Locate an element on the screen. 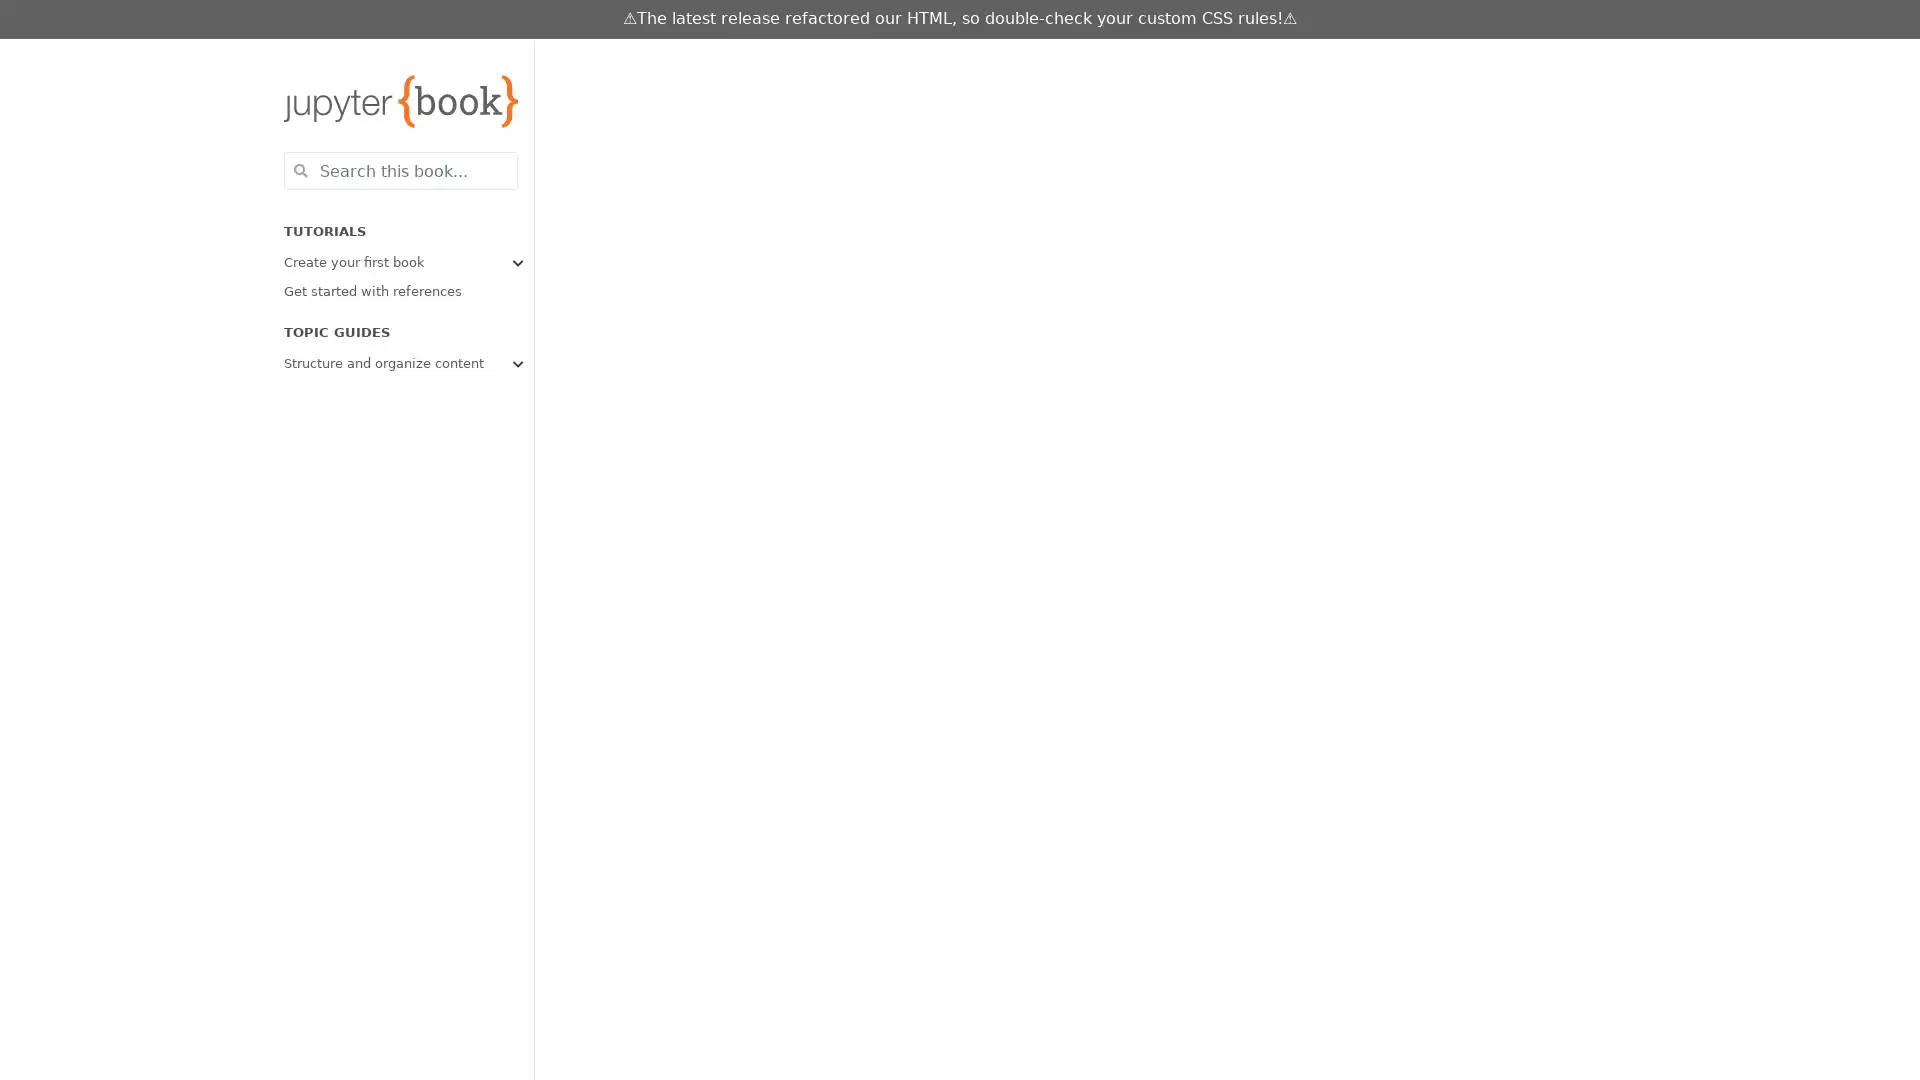 This screenshot has width=1920, height=1080. Source repositories is located at coordinates (1302, 59).